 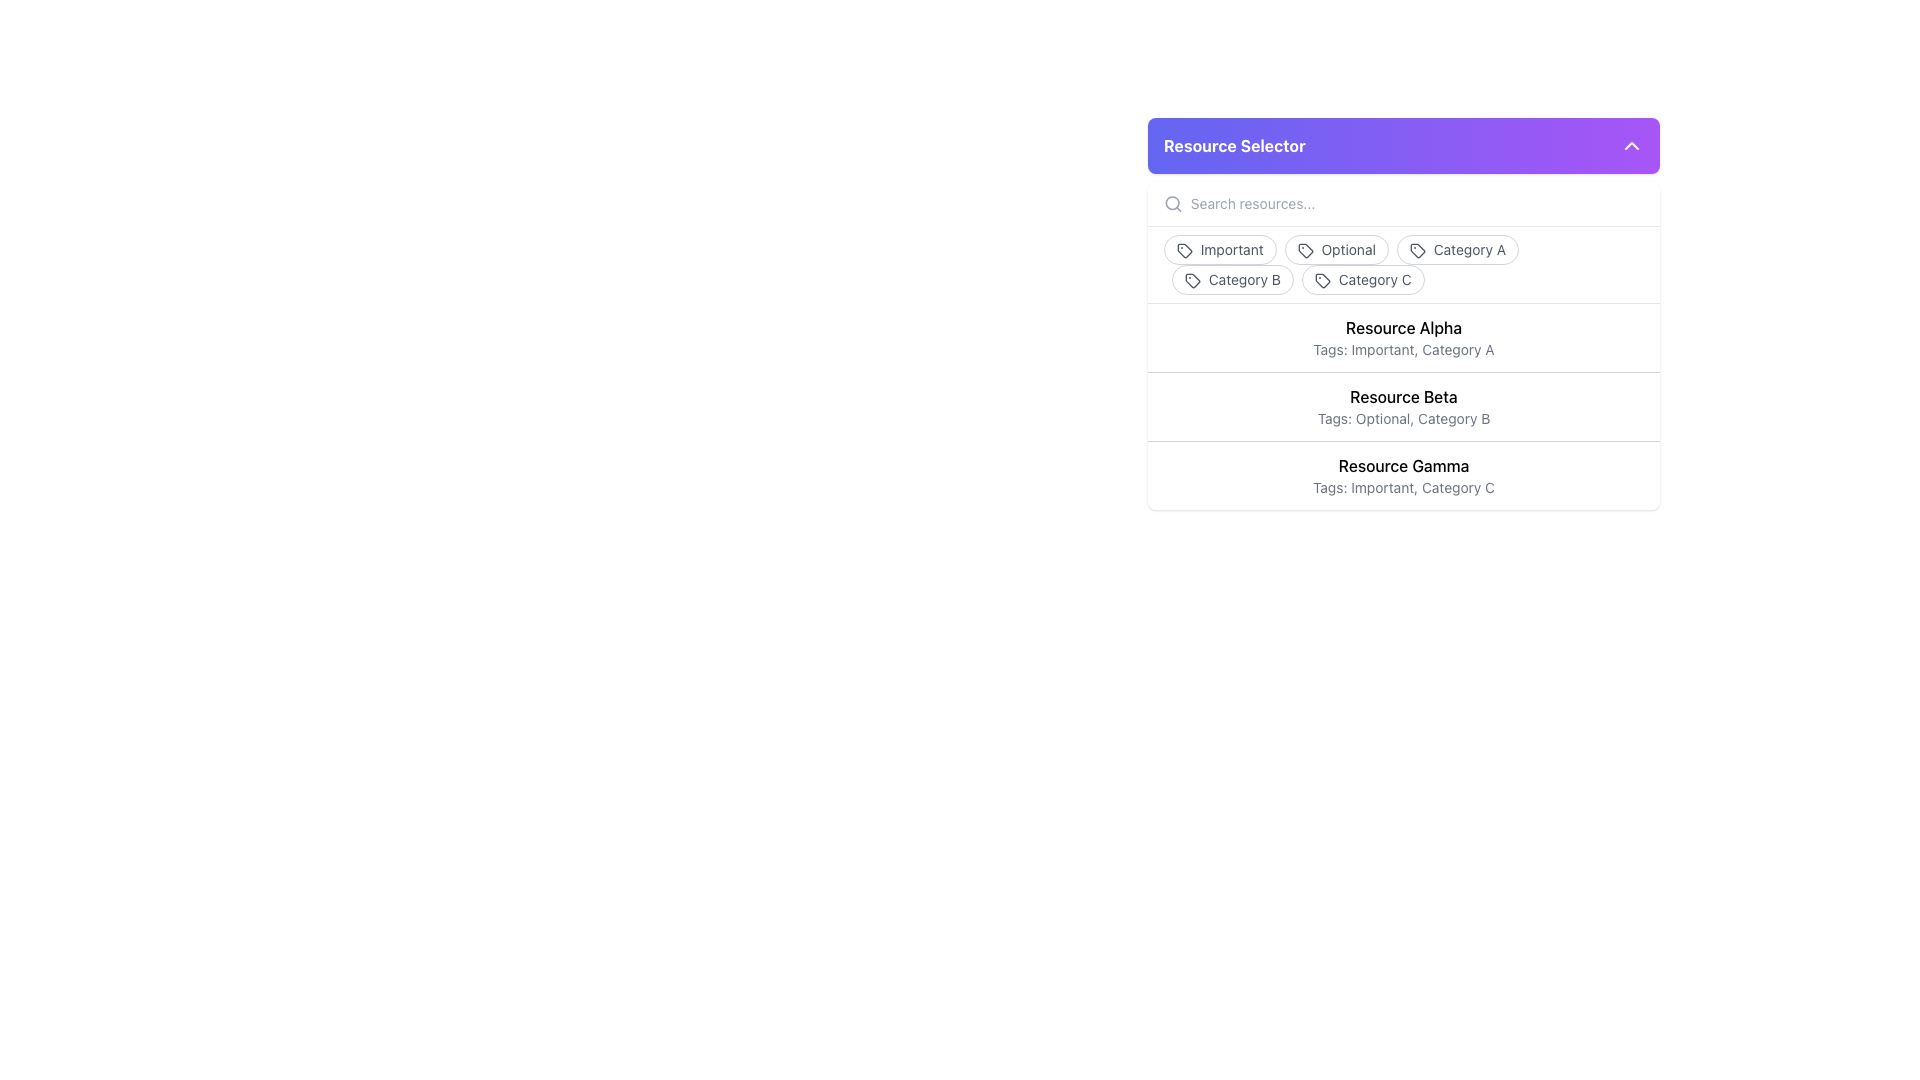 I want to click on the 'Category A' button, which is a rounded badge-like button with a tag icon, located in the 'Resource Selector' section as the third button from the left, so click(x=1458, y=249).